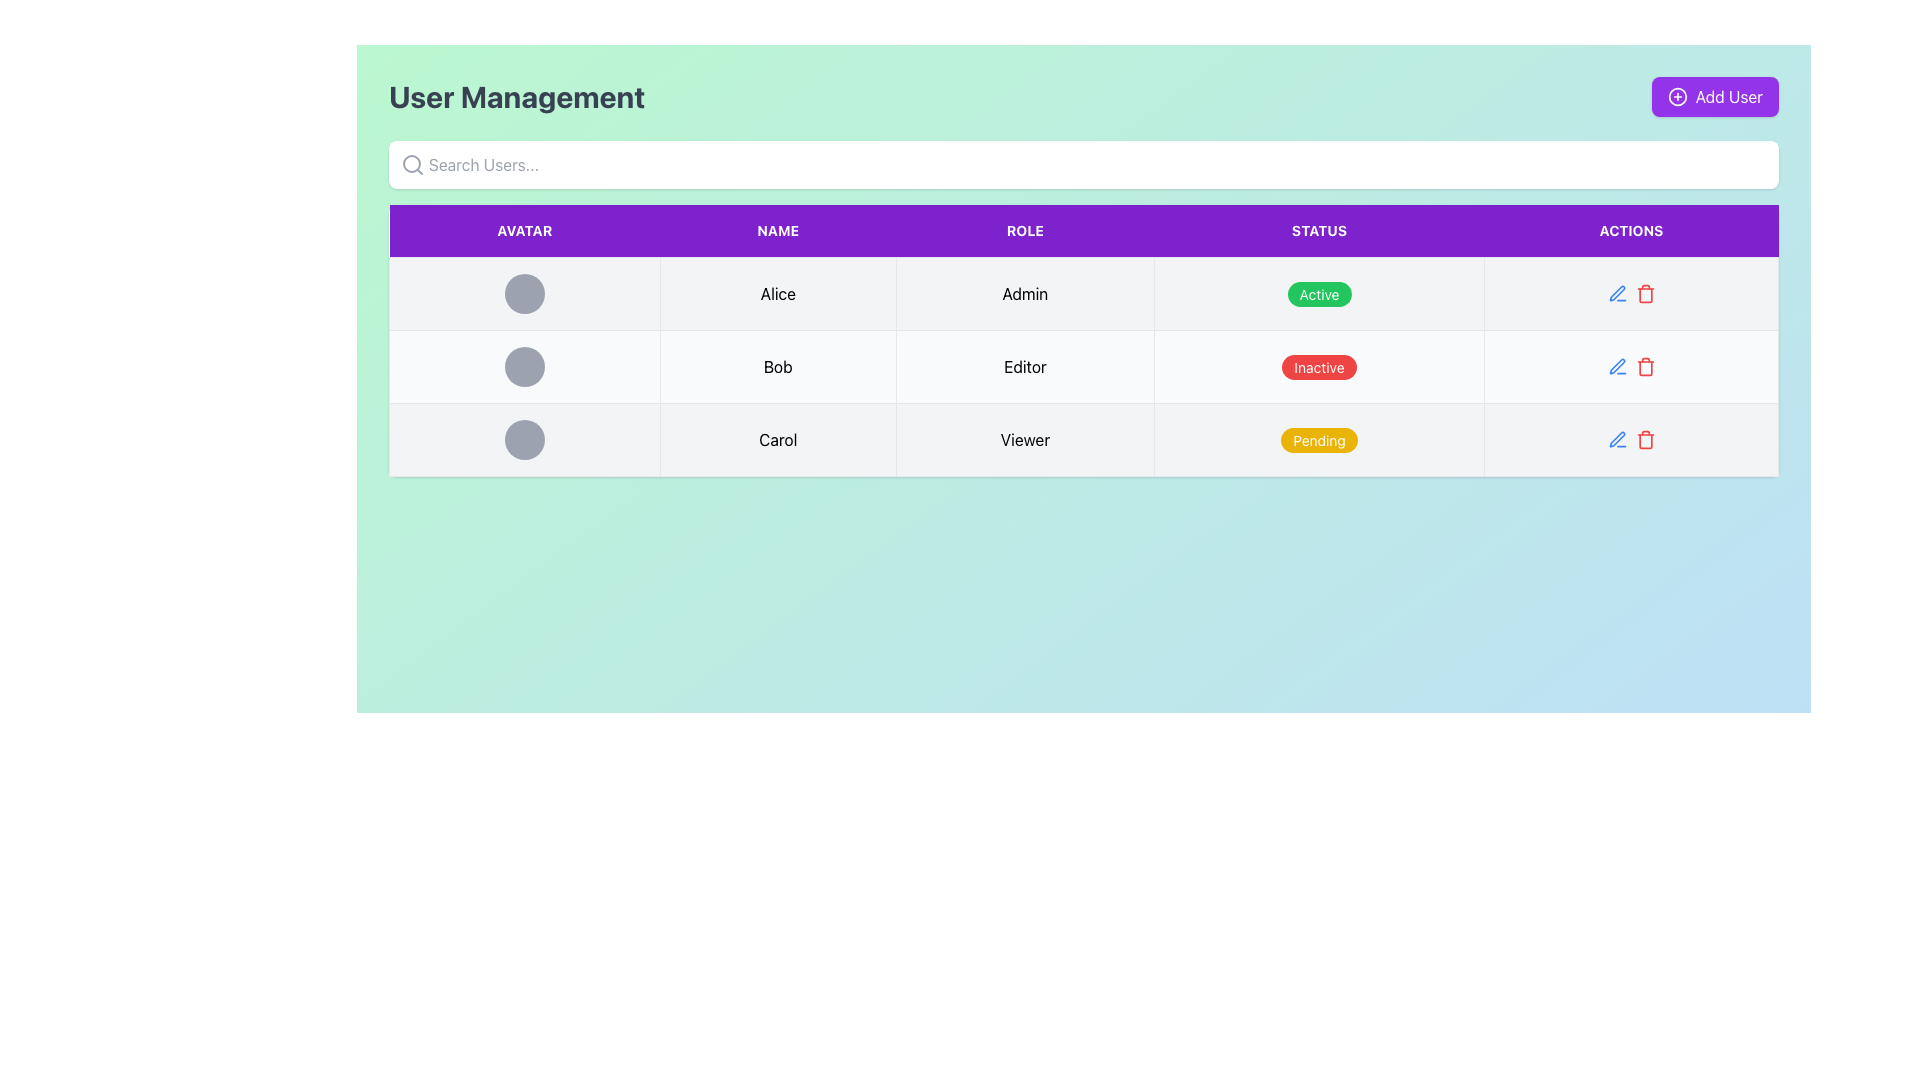 This screenshot has height=1080, width=1920. Describe the element at coordinates (1677, 96) in the screenshot. I see `the circular icon with a plus sign inside it, which is part of the 'Add User' button located at the top-right corner of the interface` at that location.